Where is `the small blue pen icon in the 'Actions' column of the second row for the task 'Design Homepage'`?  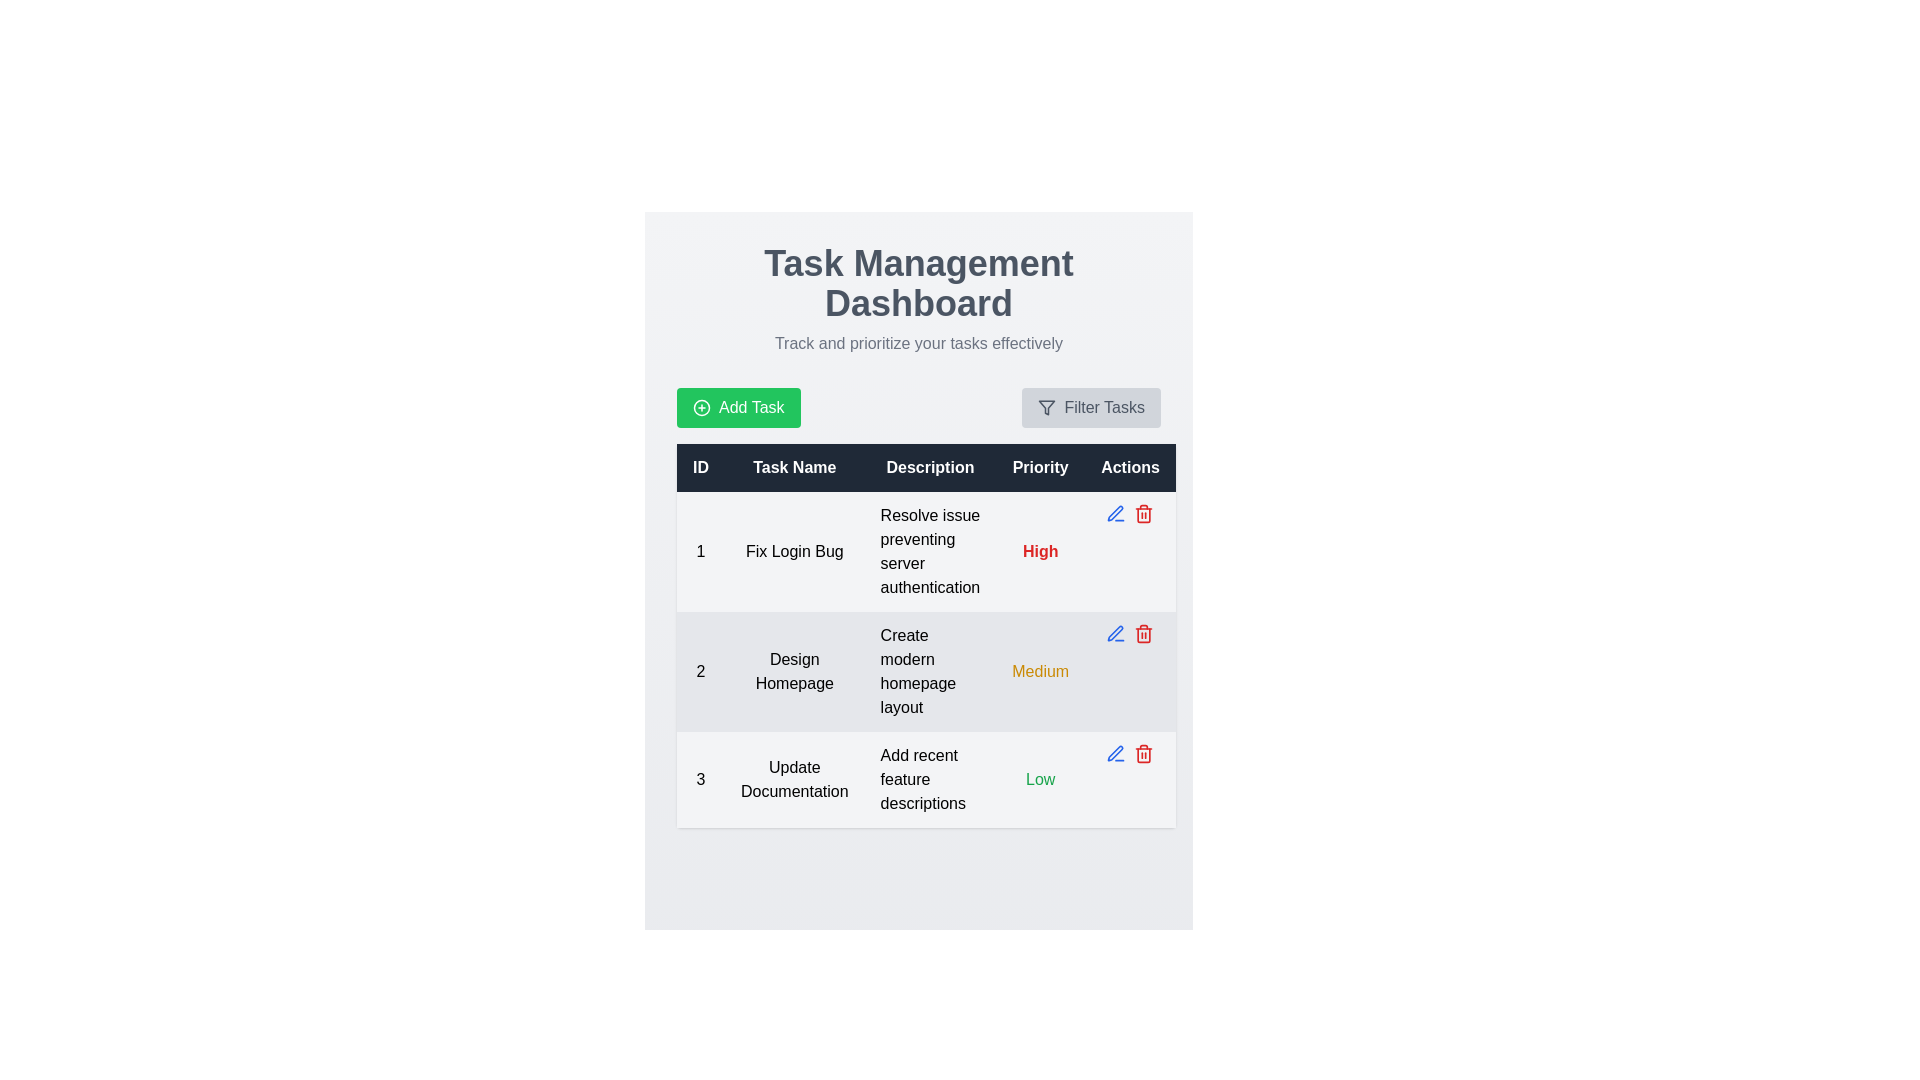 the small blue pen icon in the 'Actions' column of the second row for the task 'Design Homepage' is located at coordinates (1115, 633).